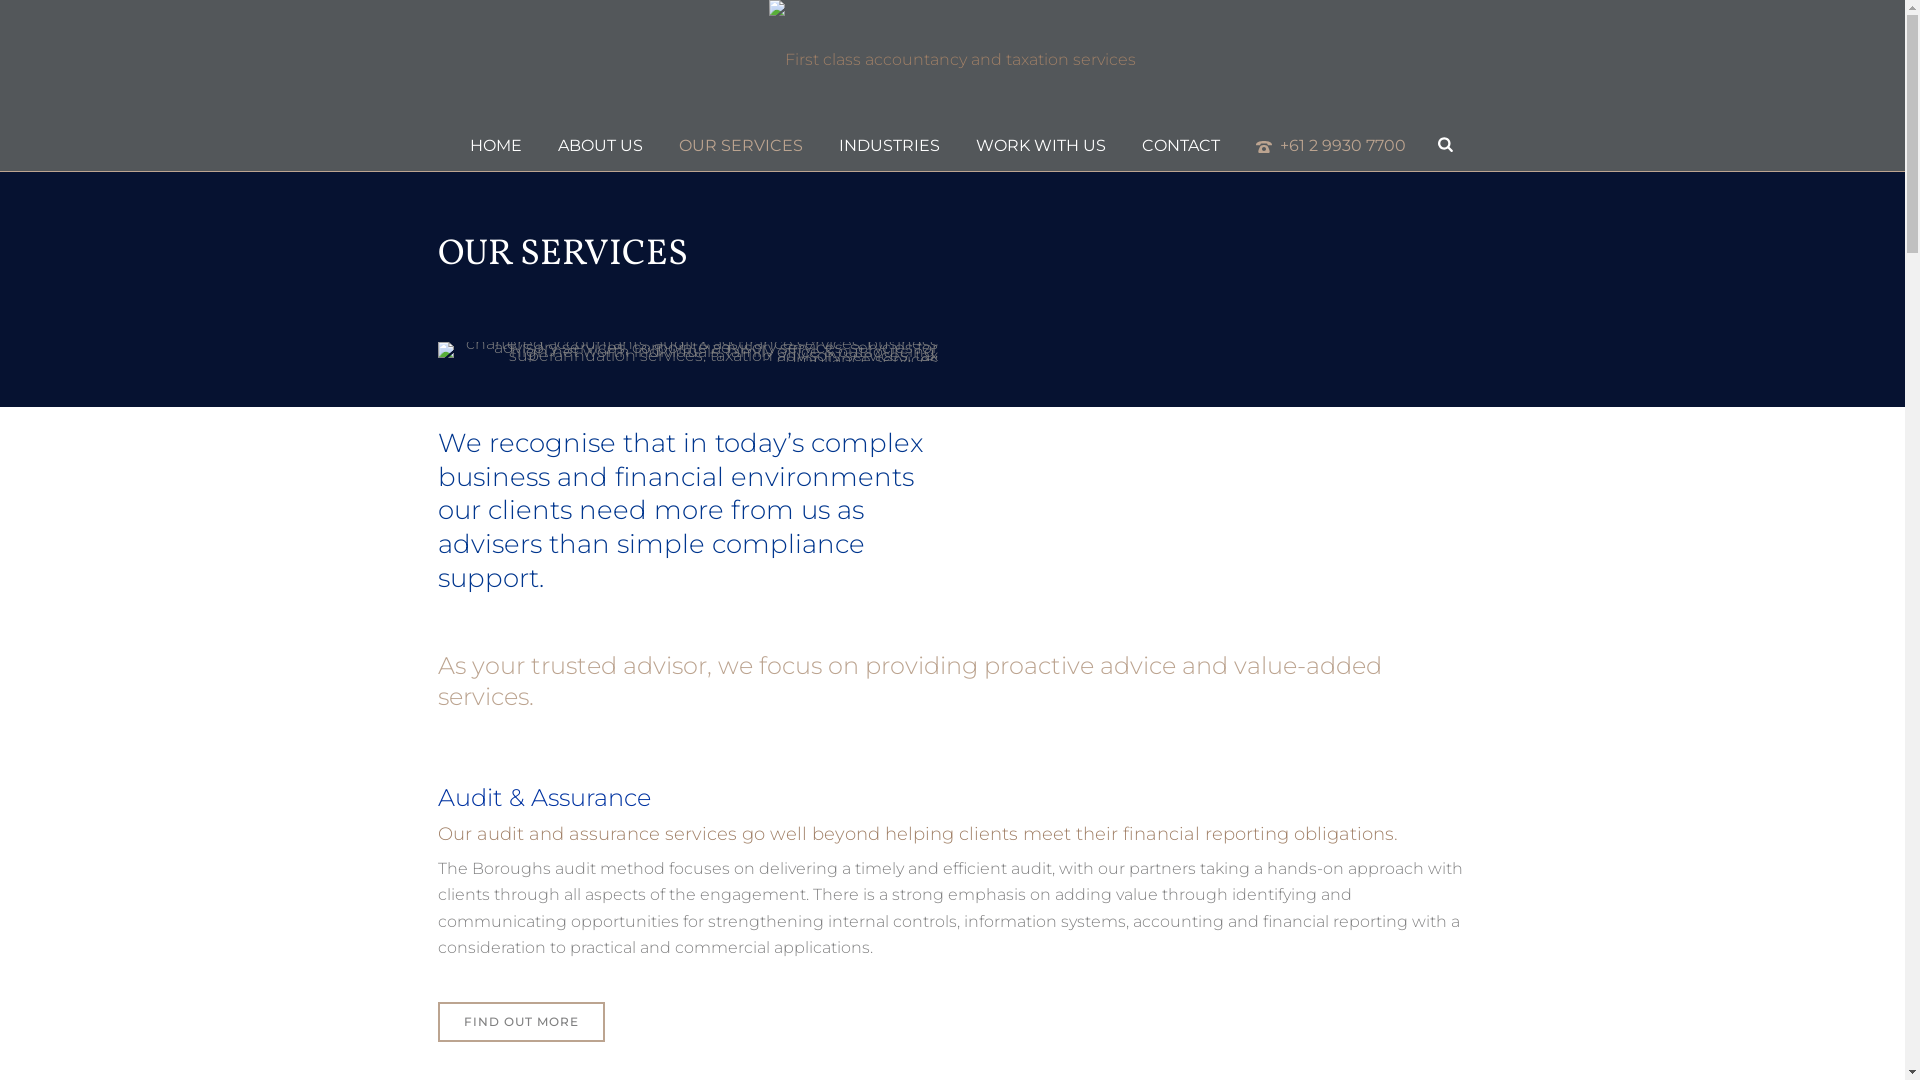 The width and height of the screenshot is (1920, 1080). Describe the element at coordinates (521, 1022) in the screenshot. I see `'FIND OUT MORE'` at that location.